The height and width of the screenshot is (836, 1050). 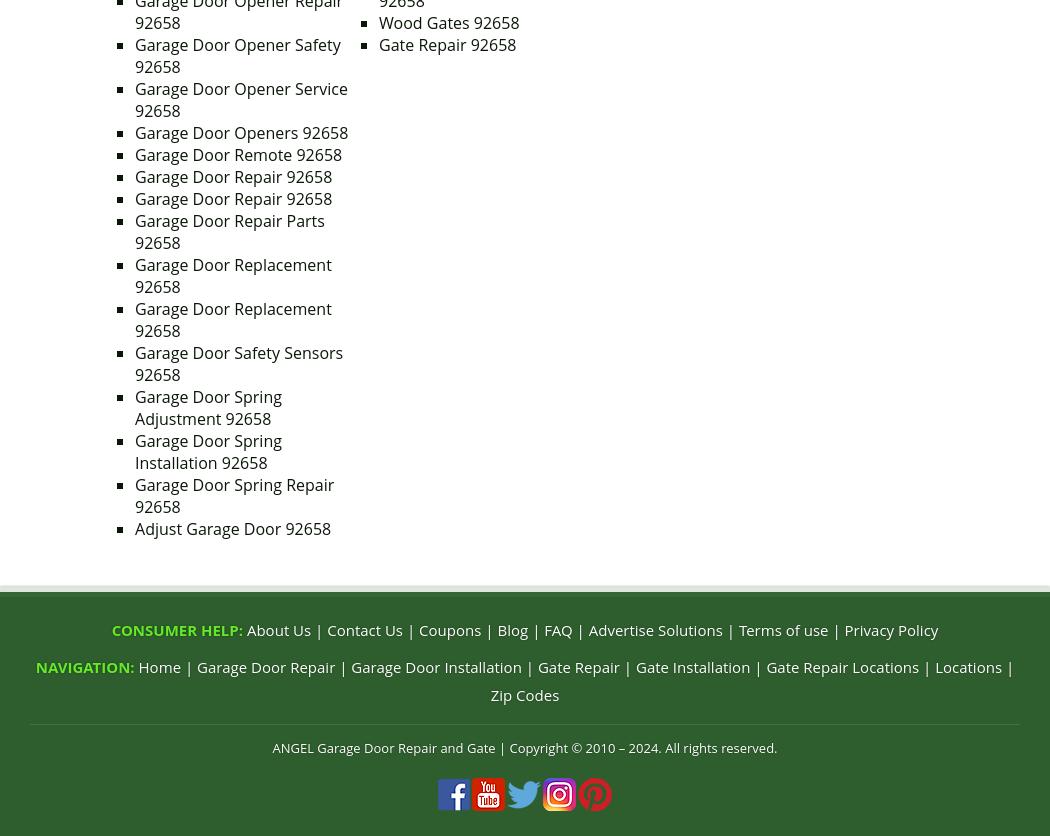 What do you see at coordinates (557, 630) in the screenshot?
I see `'FAQ'` at bounding box center [557, 630].